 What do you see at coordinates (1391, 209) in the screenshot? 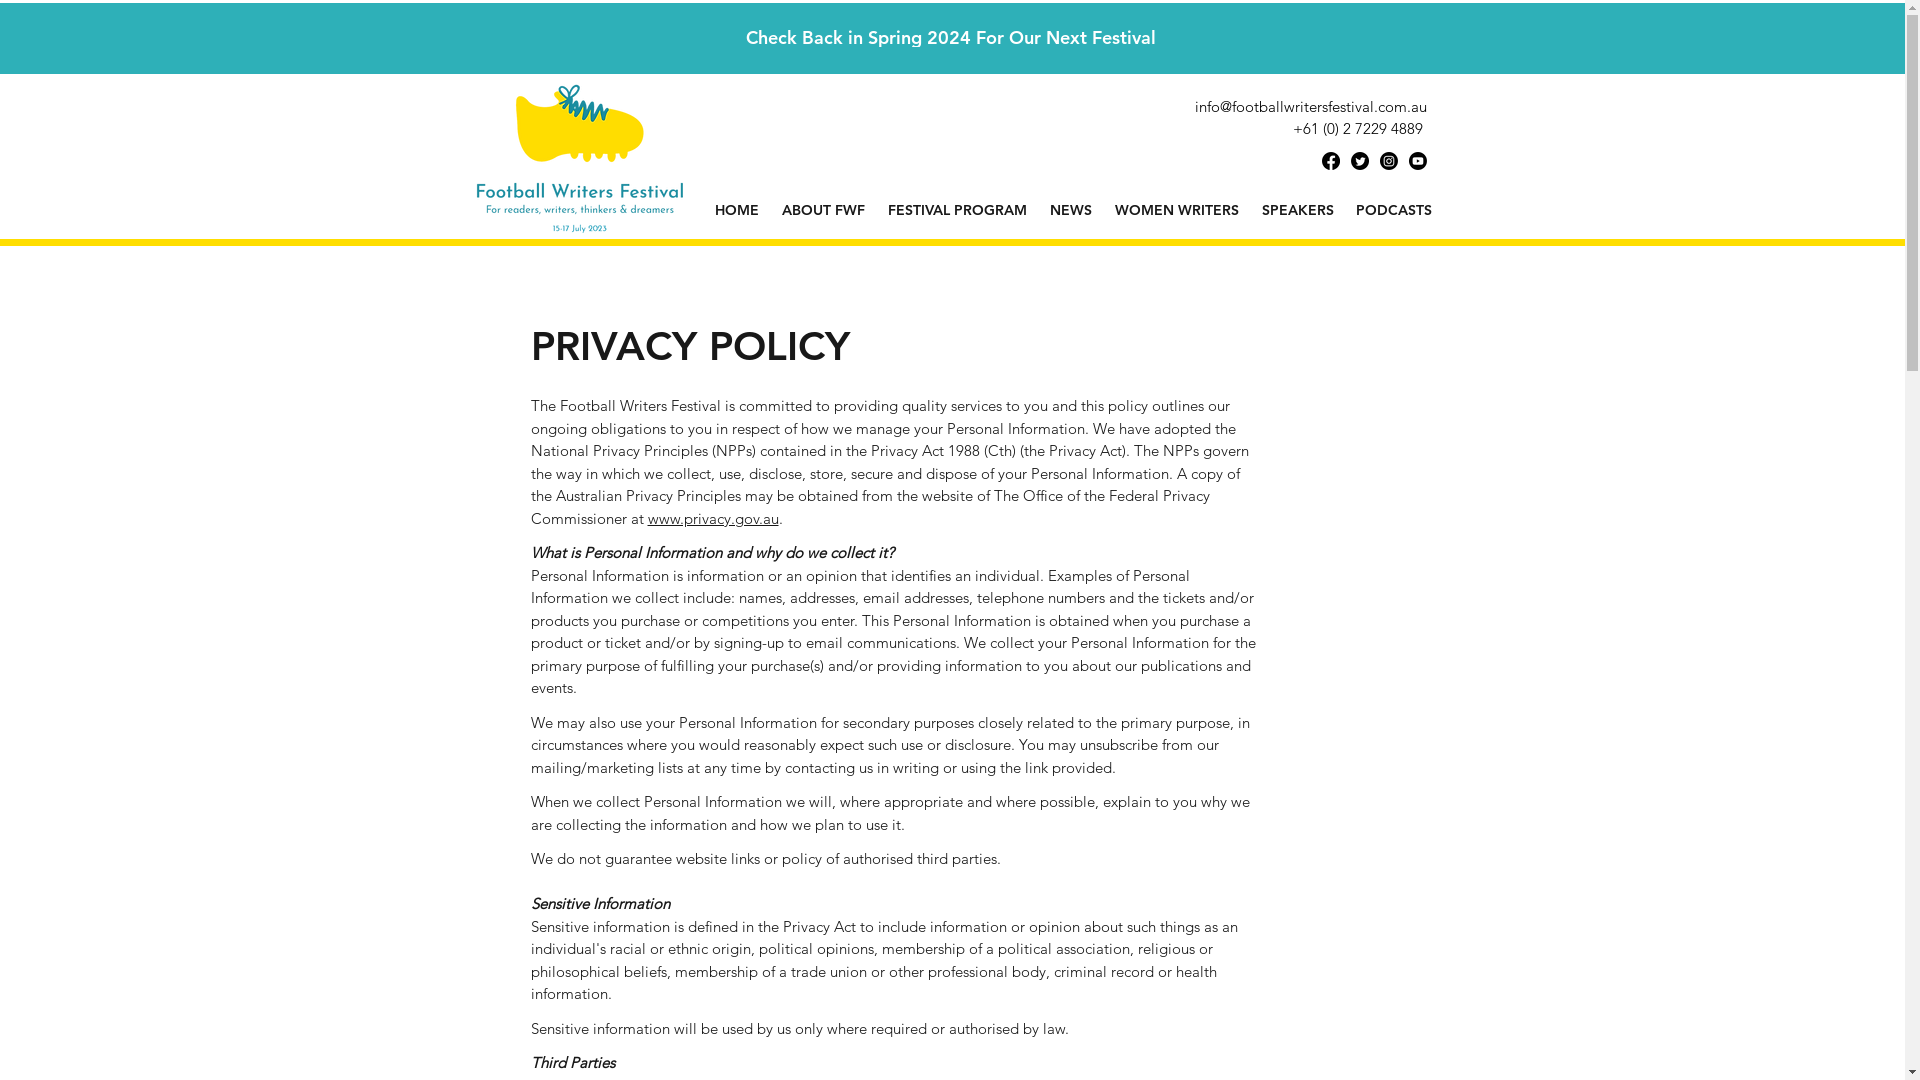
I see `'PODCASTS'` at bounding box center [1391, 209].